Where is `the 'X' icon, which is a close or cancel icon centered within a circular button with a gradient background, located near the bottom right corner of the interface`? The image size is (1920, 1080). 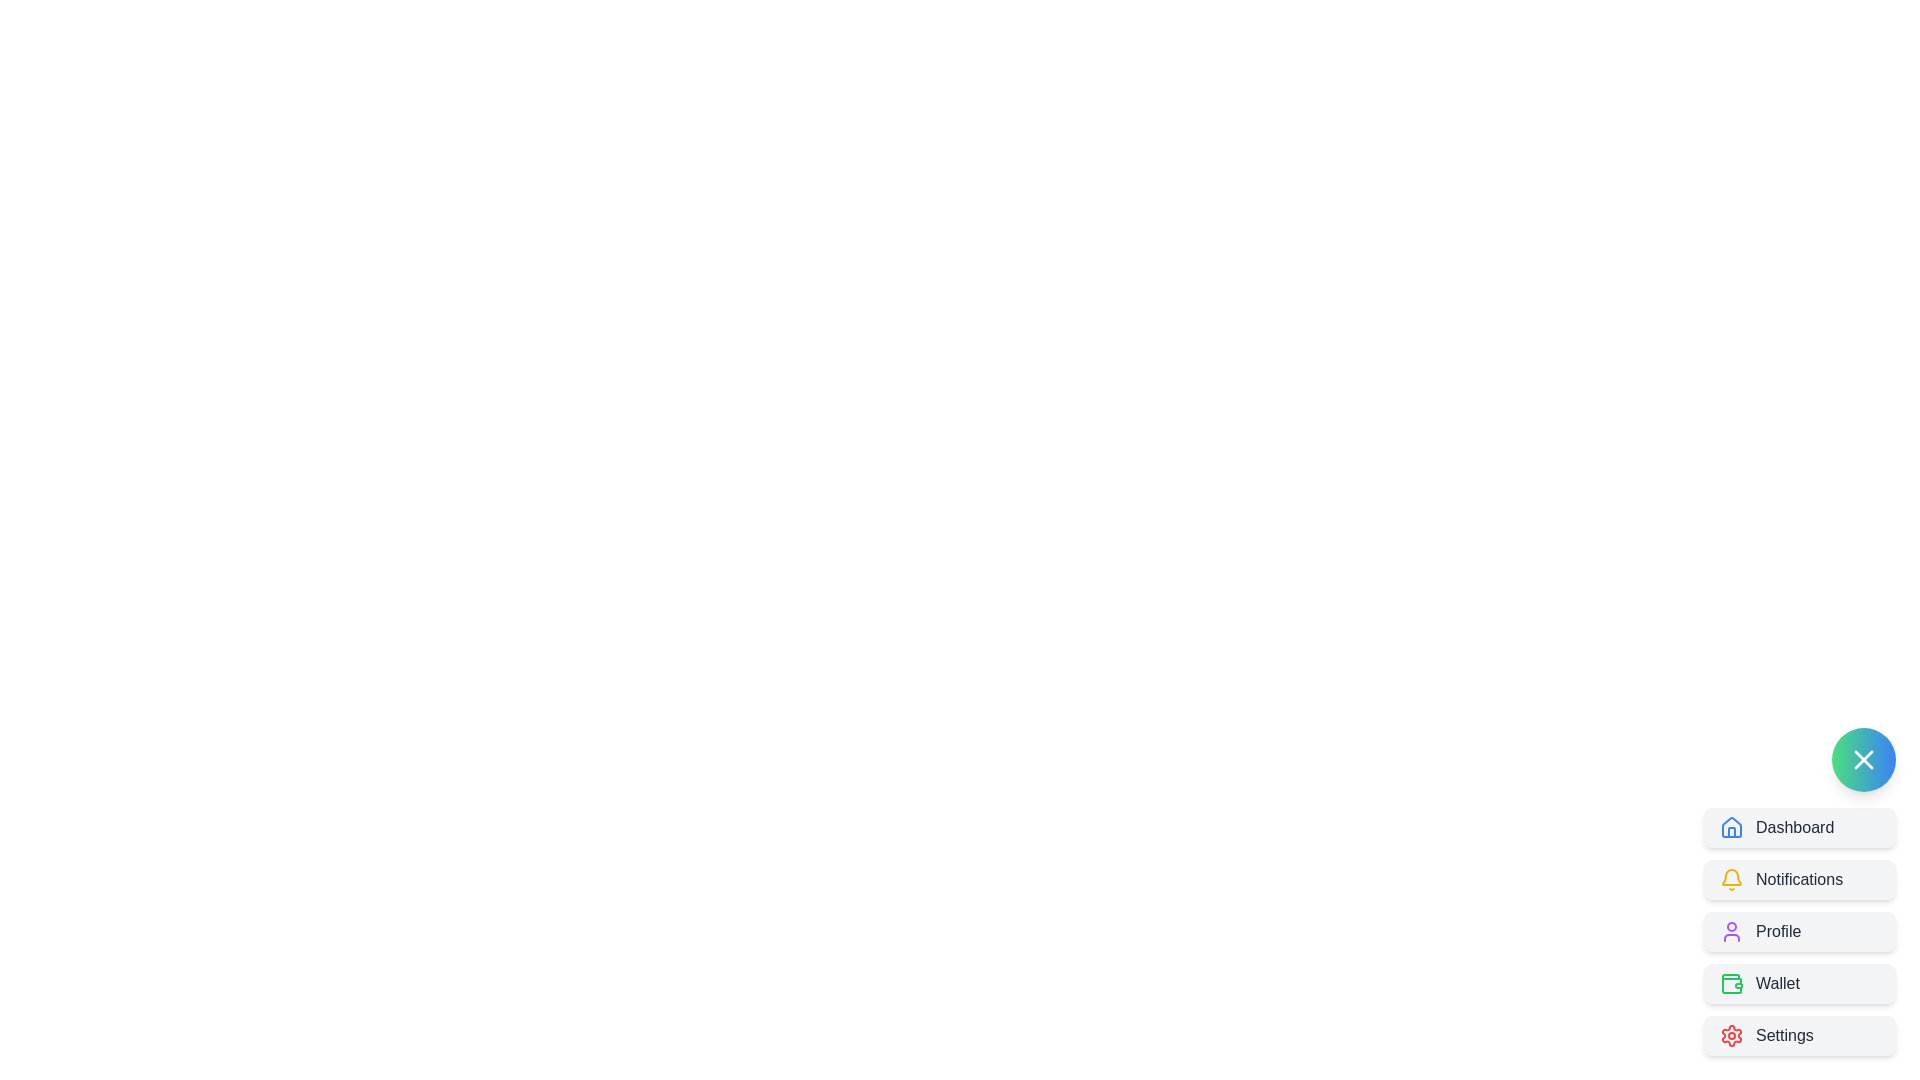 the 'X' icon, which is a close or cancel icon centered within a circular button with a gradient background, located near the bottom right corner of the interface is located at coordinates (1862, 759).